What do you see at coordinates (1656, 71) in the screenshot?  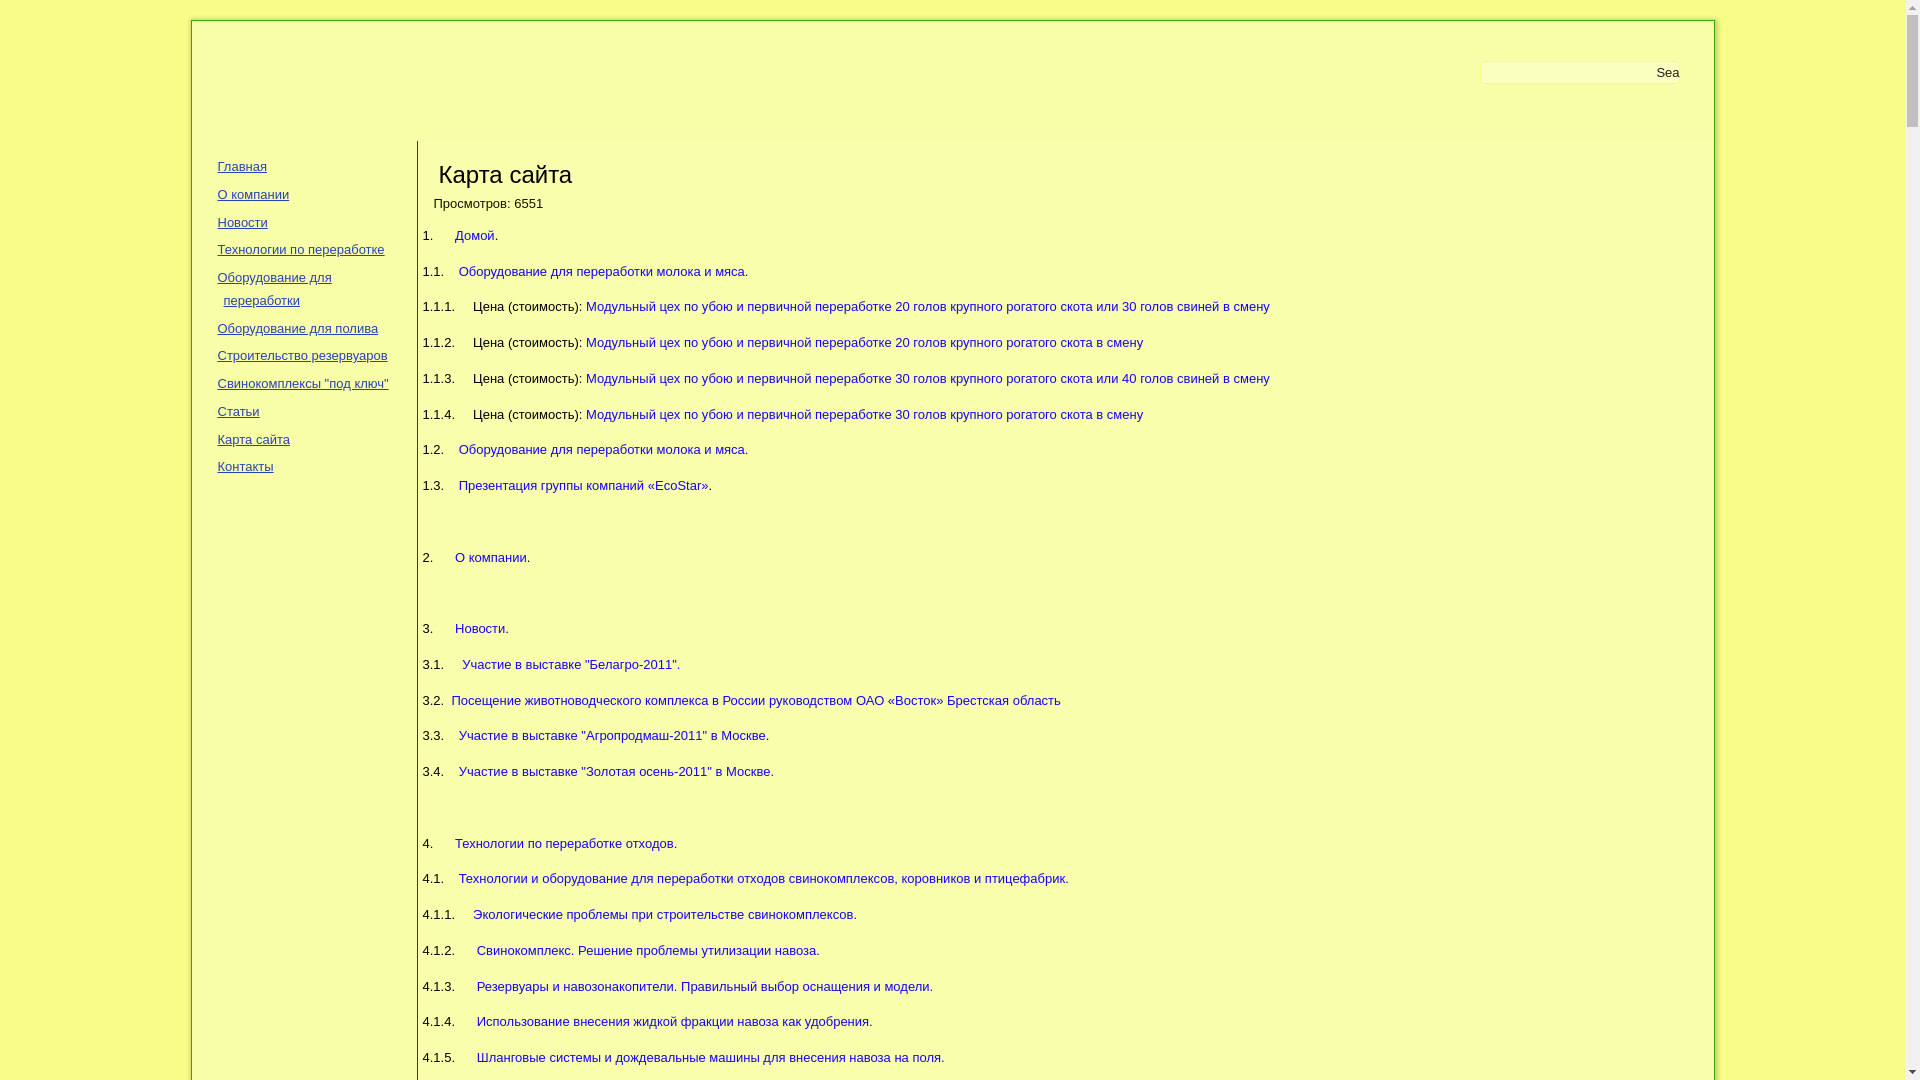 I see `'Search'` at bounding box center [1656, 71].